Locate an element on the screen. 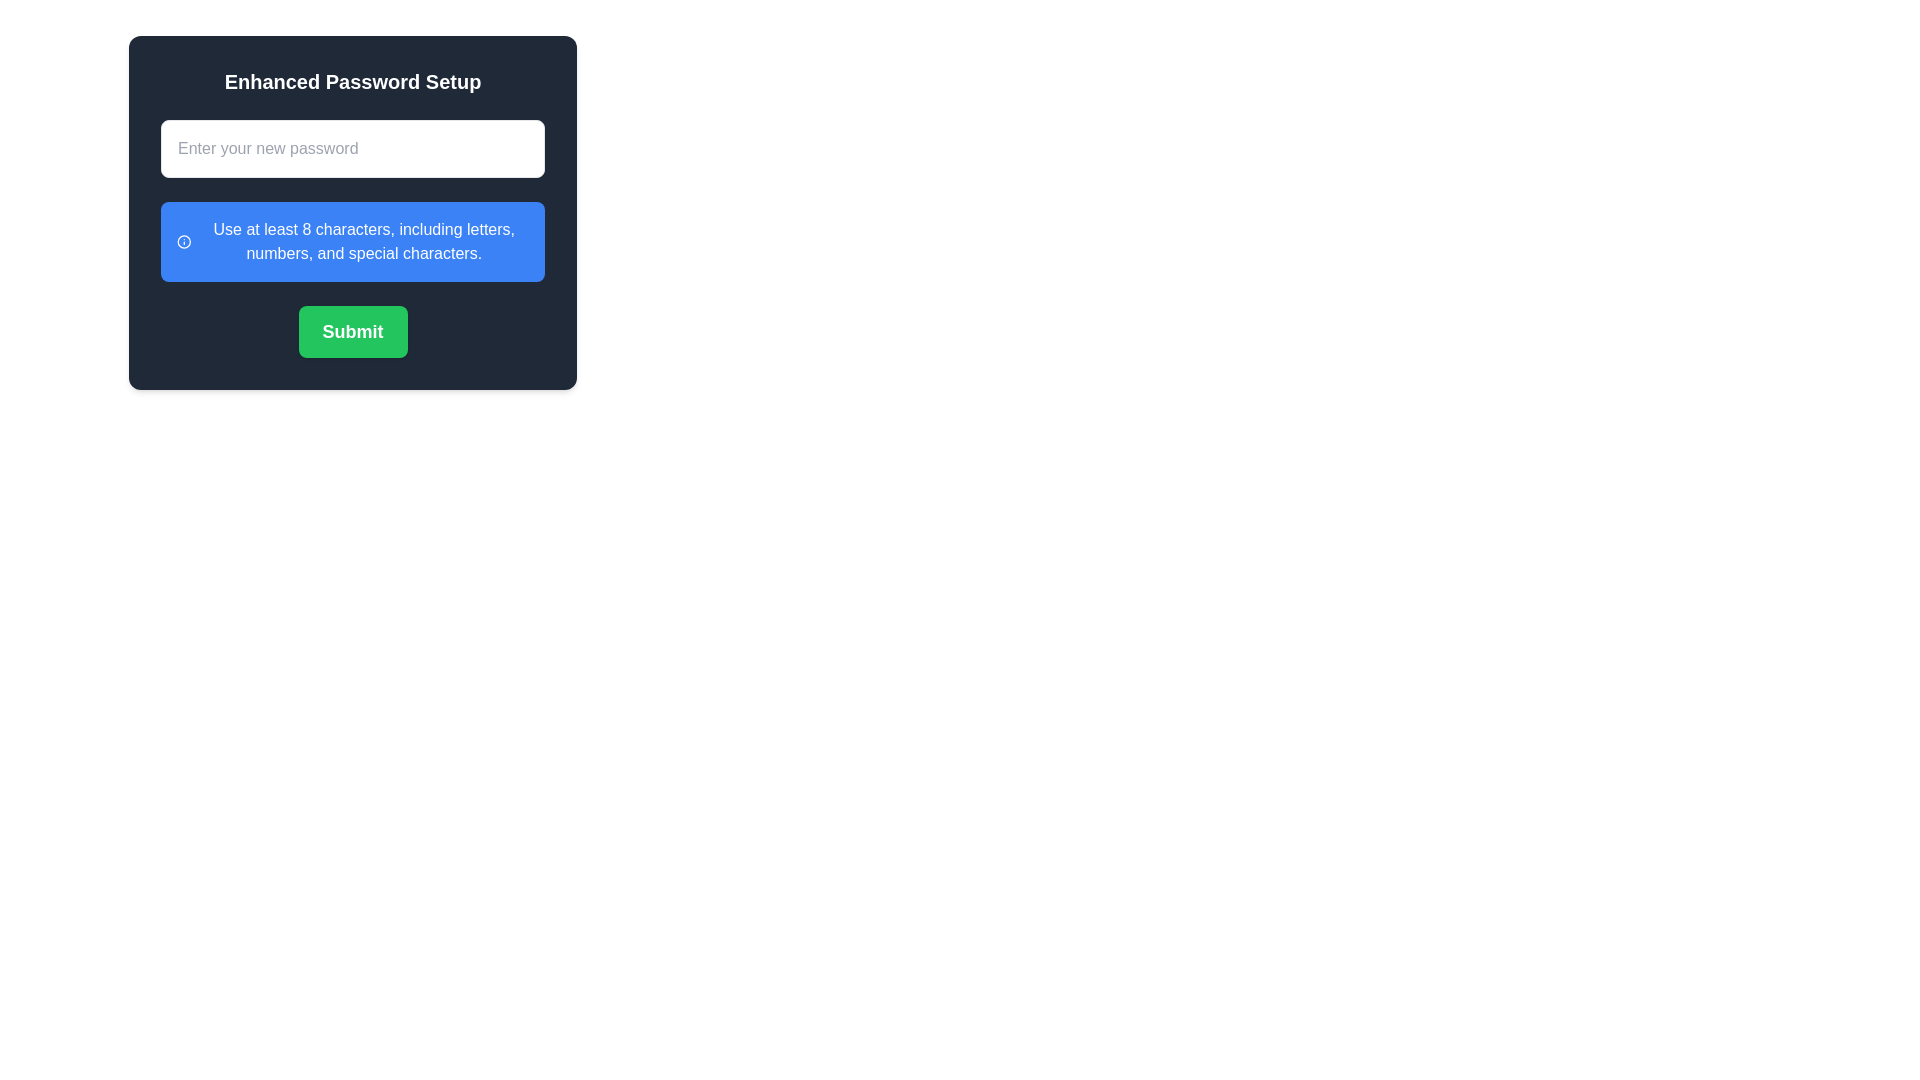  guidelines for password creation from the Information box located under the title 'Enhanced Password Setup' and above the green button labeled 'Submit.' is located at coordinates (353, 212).